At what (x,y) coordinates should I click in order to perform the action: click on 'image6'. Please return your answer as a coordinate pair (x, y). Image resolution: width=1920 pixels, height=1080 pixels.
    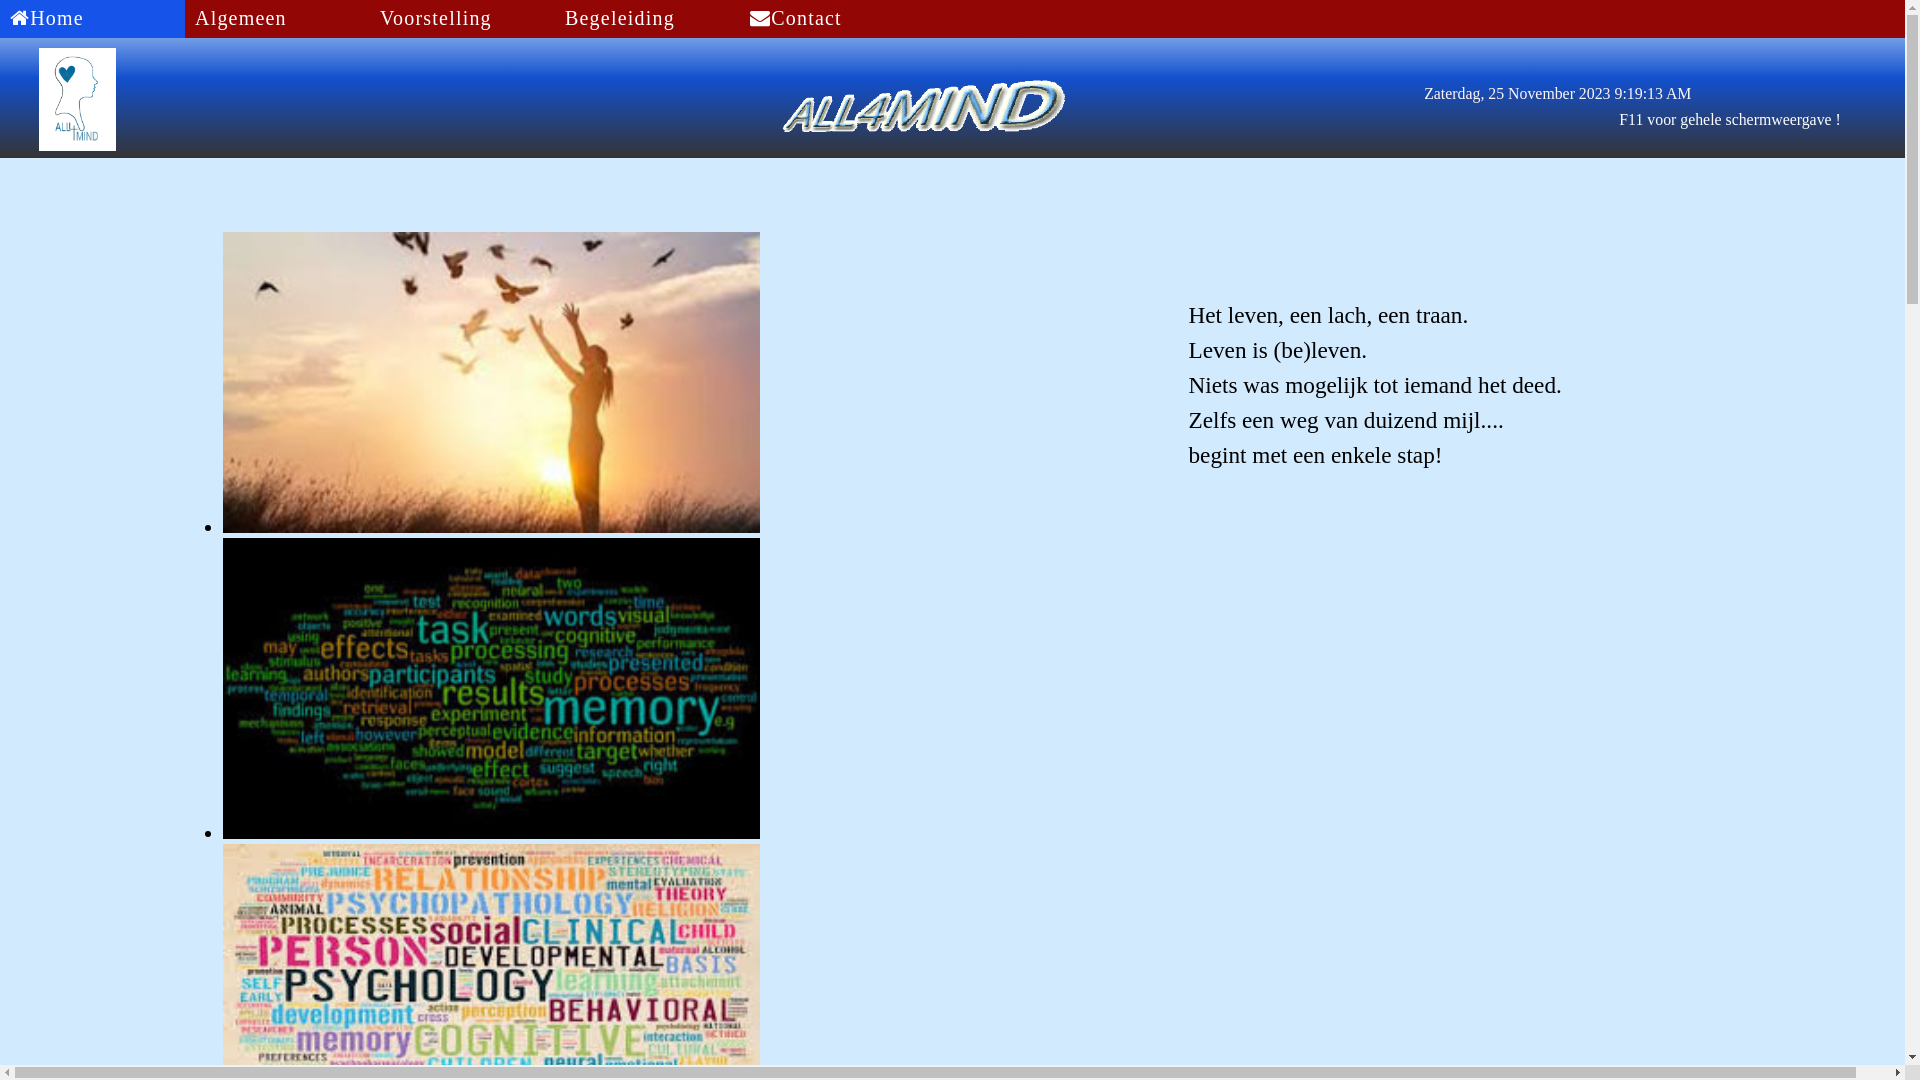
    Looking at the image, I should click on (491, 687).